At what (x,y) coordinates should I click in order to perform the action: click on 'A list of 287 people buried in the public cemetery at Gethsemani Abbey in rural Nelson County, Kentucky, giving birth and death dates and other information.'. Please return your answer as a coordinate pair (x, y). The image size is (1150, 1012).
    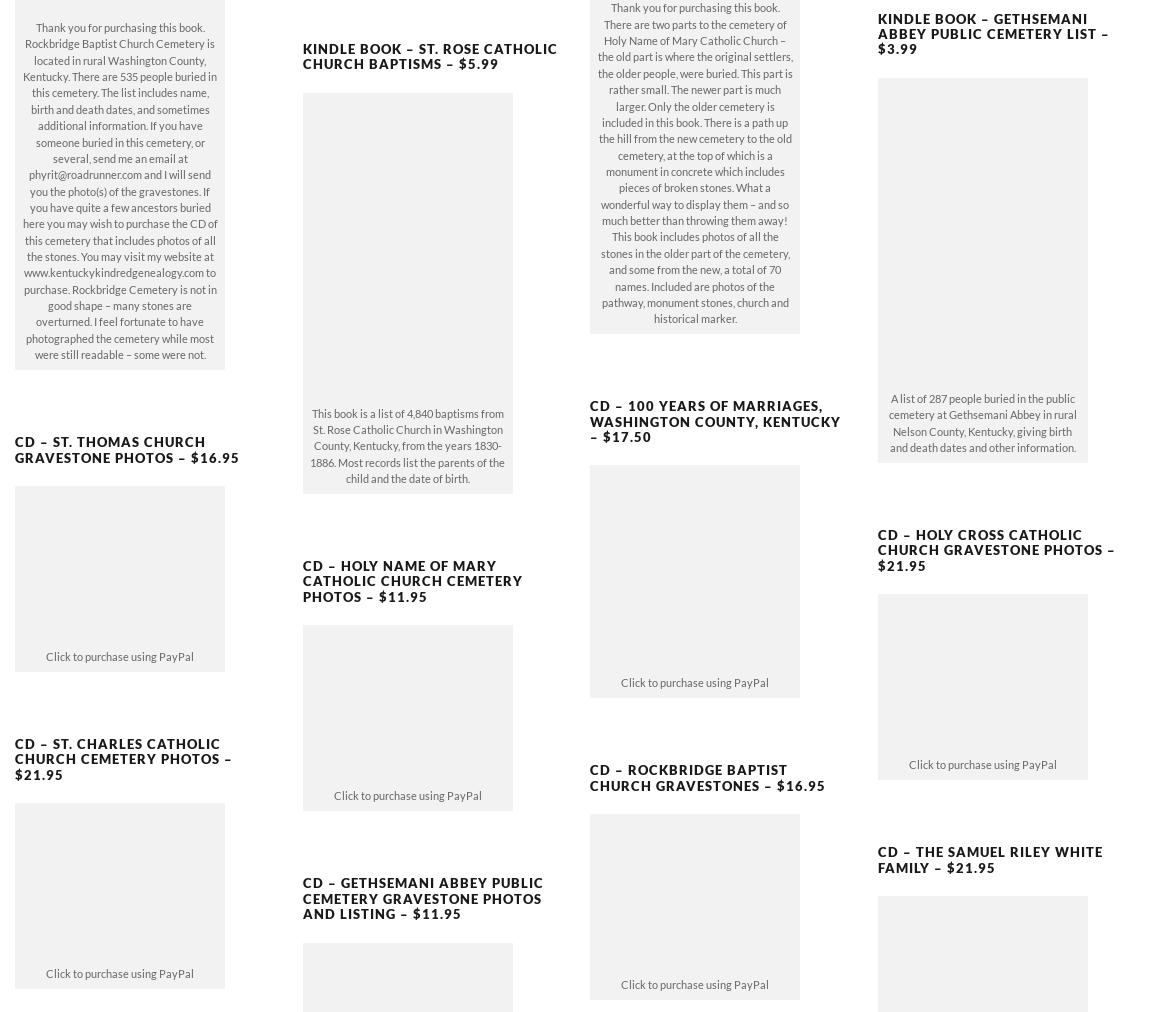
    Looking at the image, I should click on (981, 389).